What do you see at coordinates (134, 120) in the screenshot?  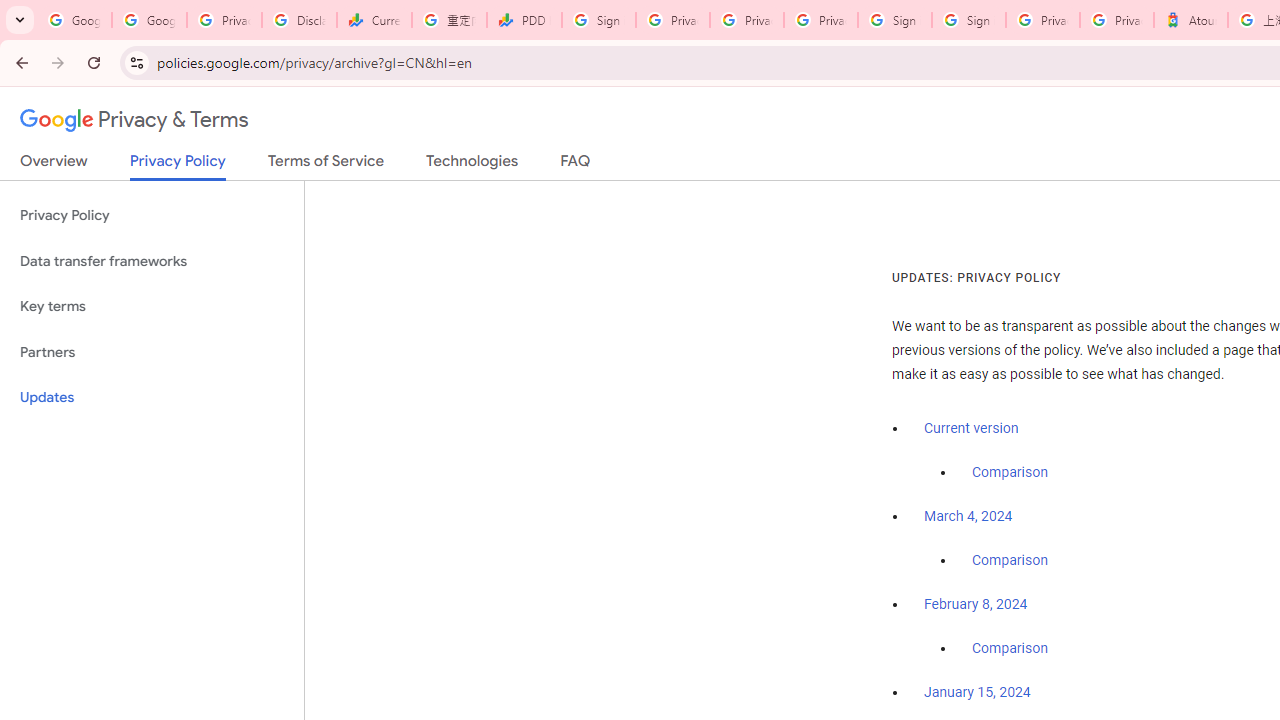 I see `'Privacy & Terms'` at bounding box center [134, 120].